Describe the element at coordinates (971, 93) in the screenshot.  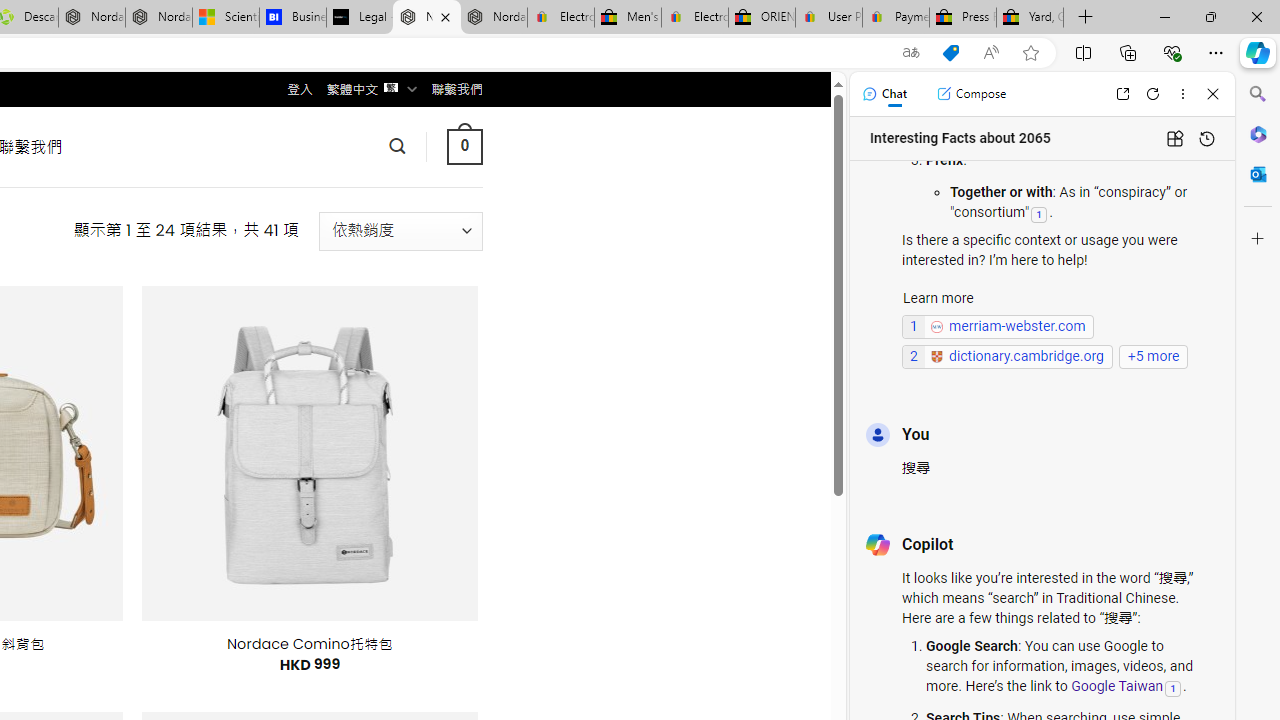
I see `'Compose'` at that location.